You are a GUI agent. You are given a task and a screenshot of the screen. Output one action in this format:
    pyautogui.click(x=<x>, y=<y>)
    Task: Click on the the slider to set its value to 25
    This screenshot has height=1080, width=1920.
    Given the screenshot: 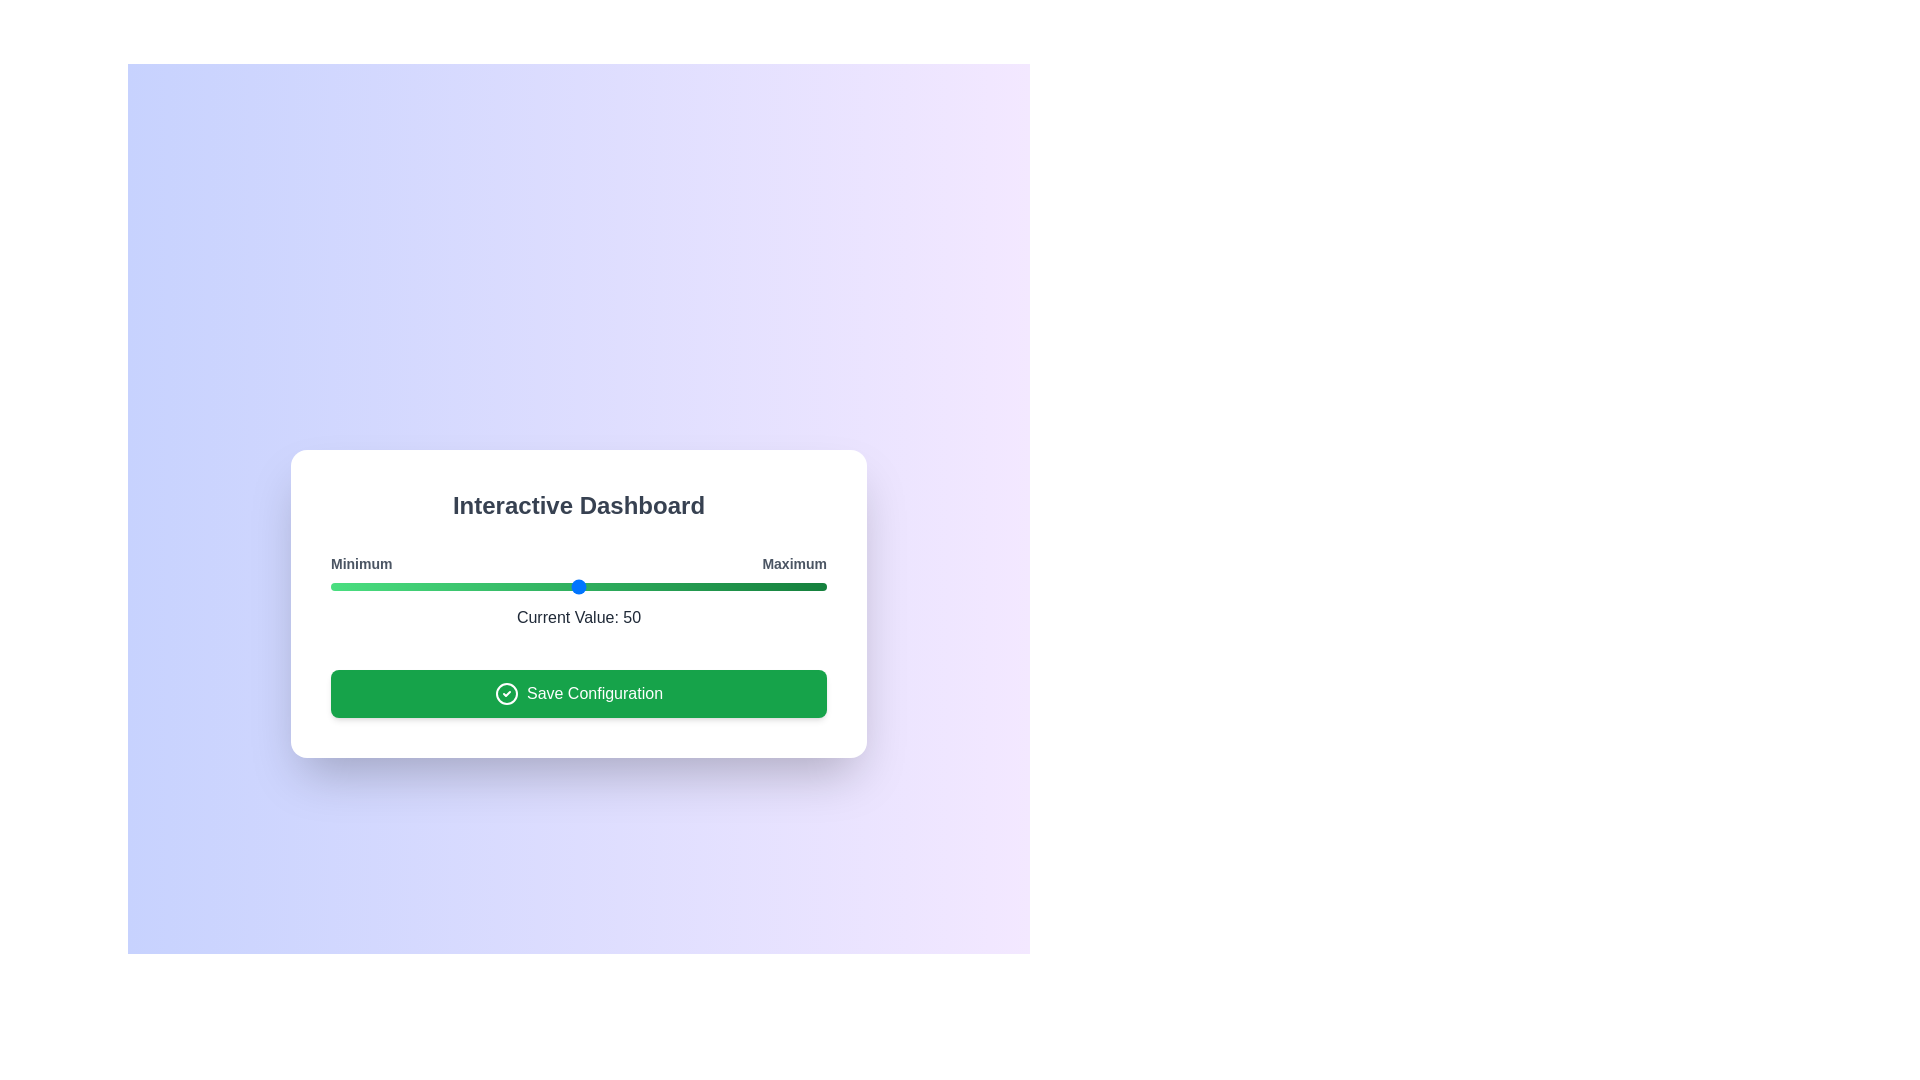 What is the action you would take?
    pyautogui.click(x=454, y=585)
    